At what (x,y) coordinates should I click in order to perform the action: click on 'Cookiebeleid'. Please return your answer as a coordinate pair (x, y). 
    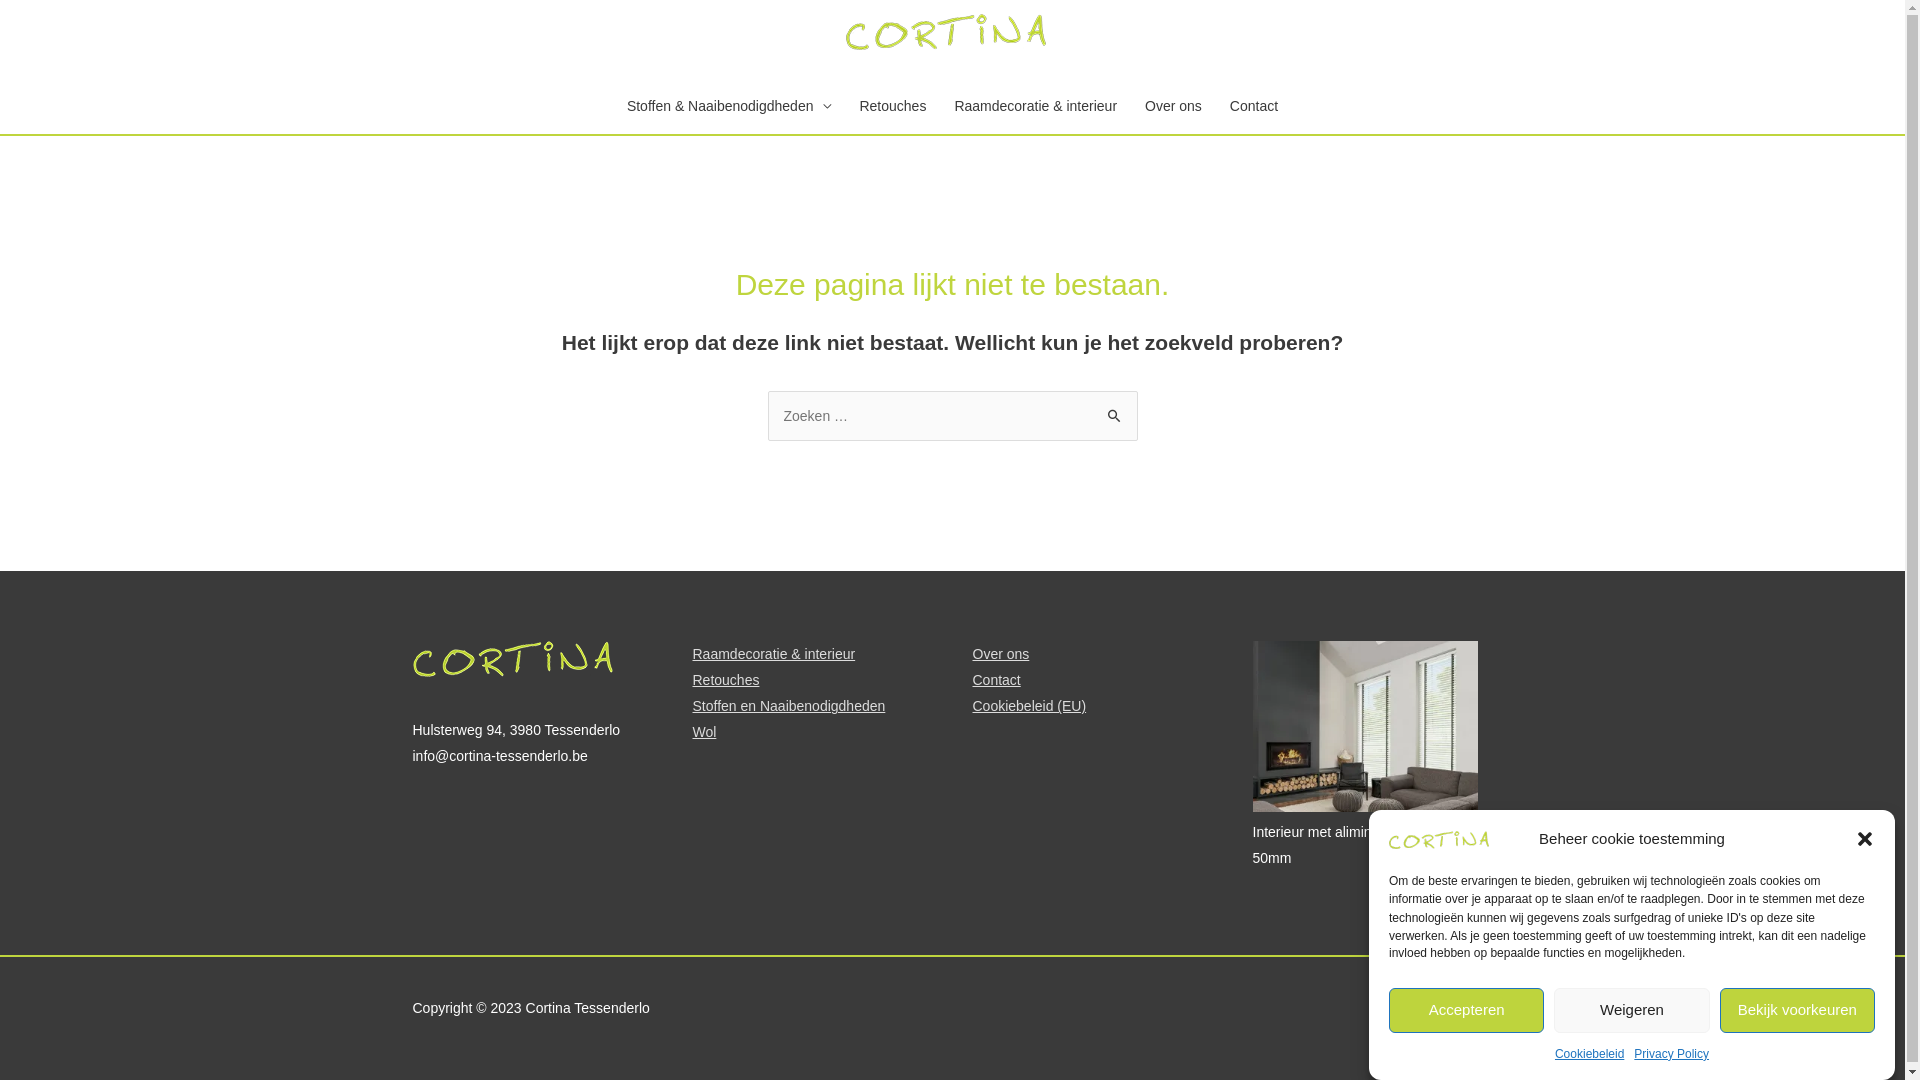
    Looking at the image, I should click on (1588, 1052).